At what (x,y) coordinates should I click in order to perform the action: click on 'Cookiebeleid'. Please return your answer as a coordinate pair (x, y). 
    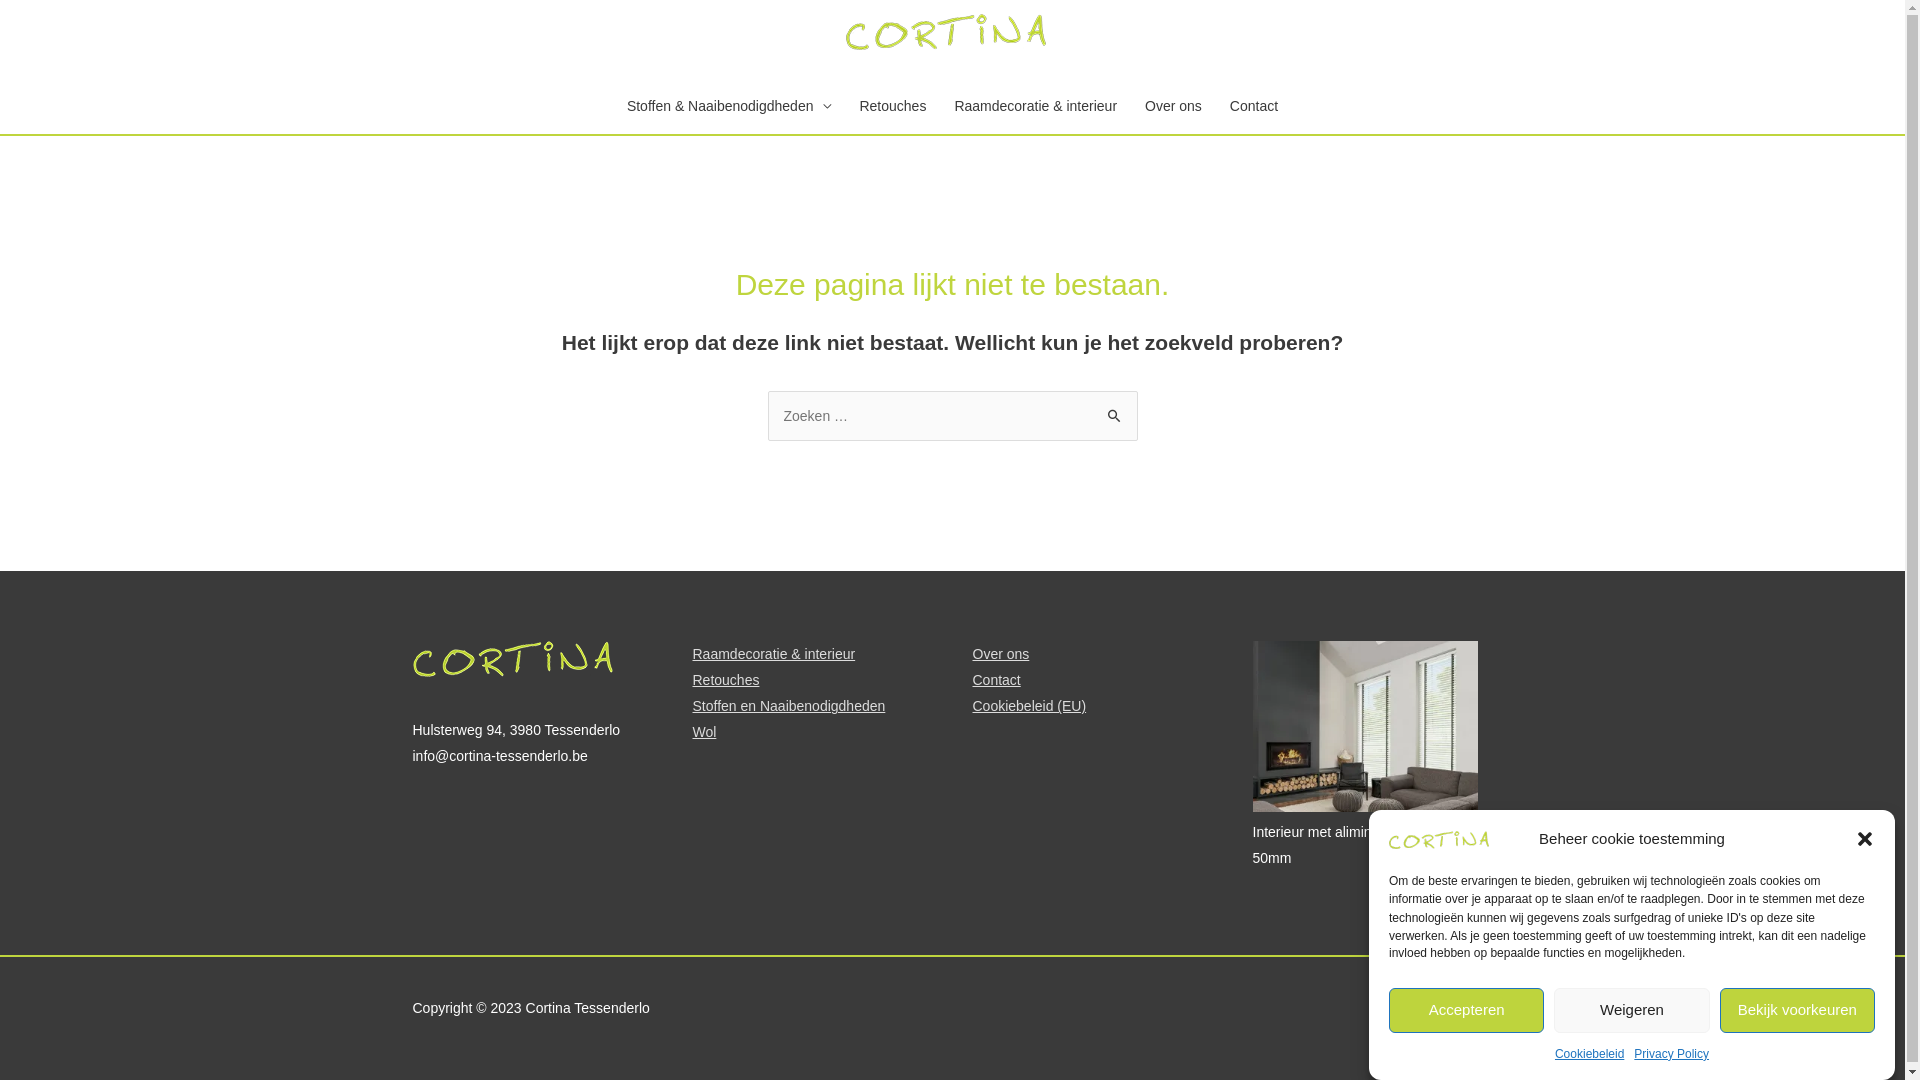
    Looking at the image, I should click on (1588, 1052).